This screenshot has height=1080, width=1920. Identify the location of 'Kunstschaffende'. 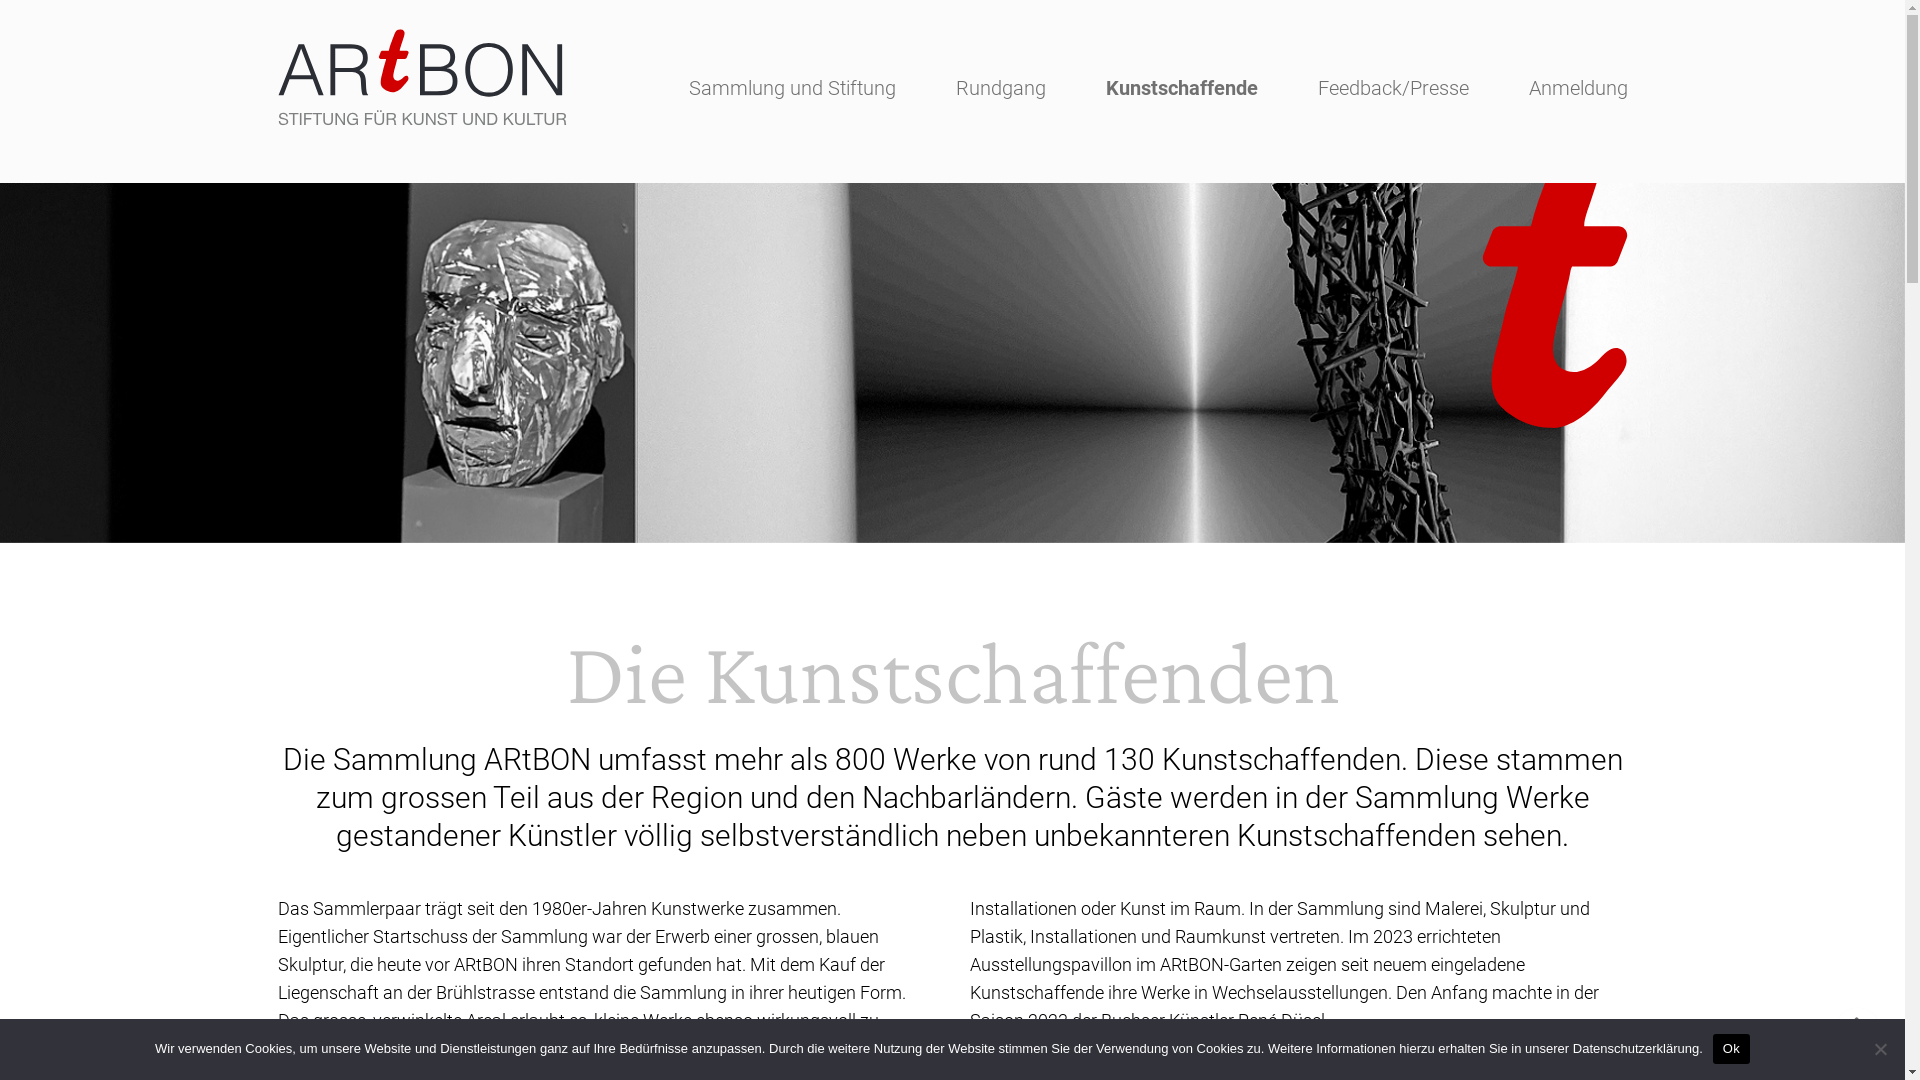
(1181, 87).